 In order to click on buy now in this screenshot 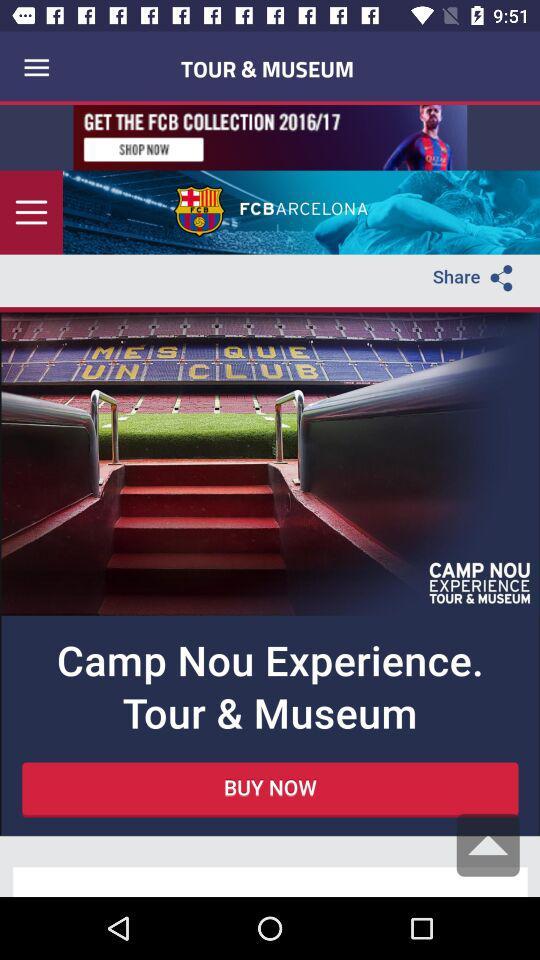, I will do `click(270, 500)`.